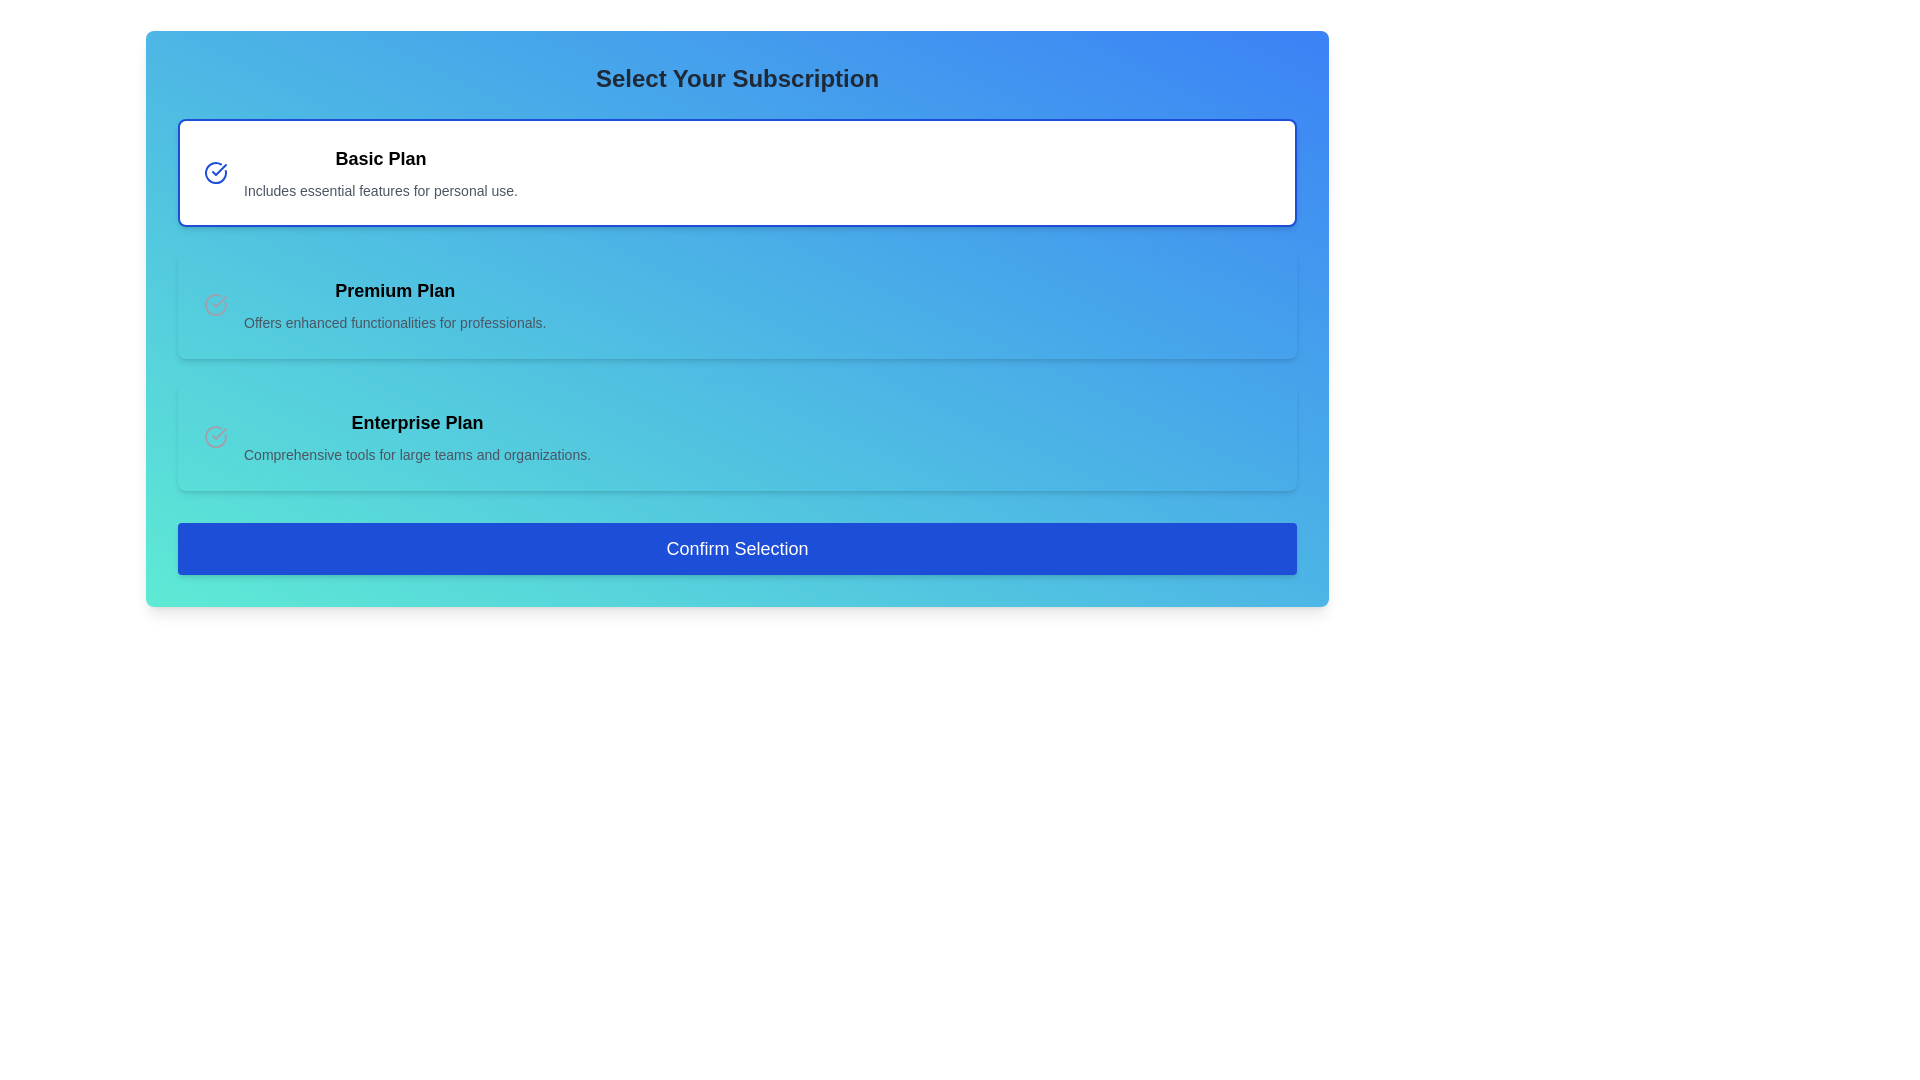  What do you see at coordinates (380, 172) in the screenshot?
I see `the text block displaying 'Basic Plan' which includes essential features for personal use` at bounding box center [380, 172].